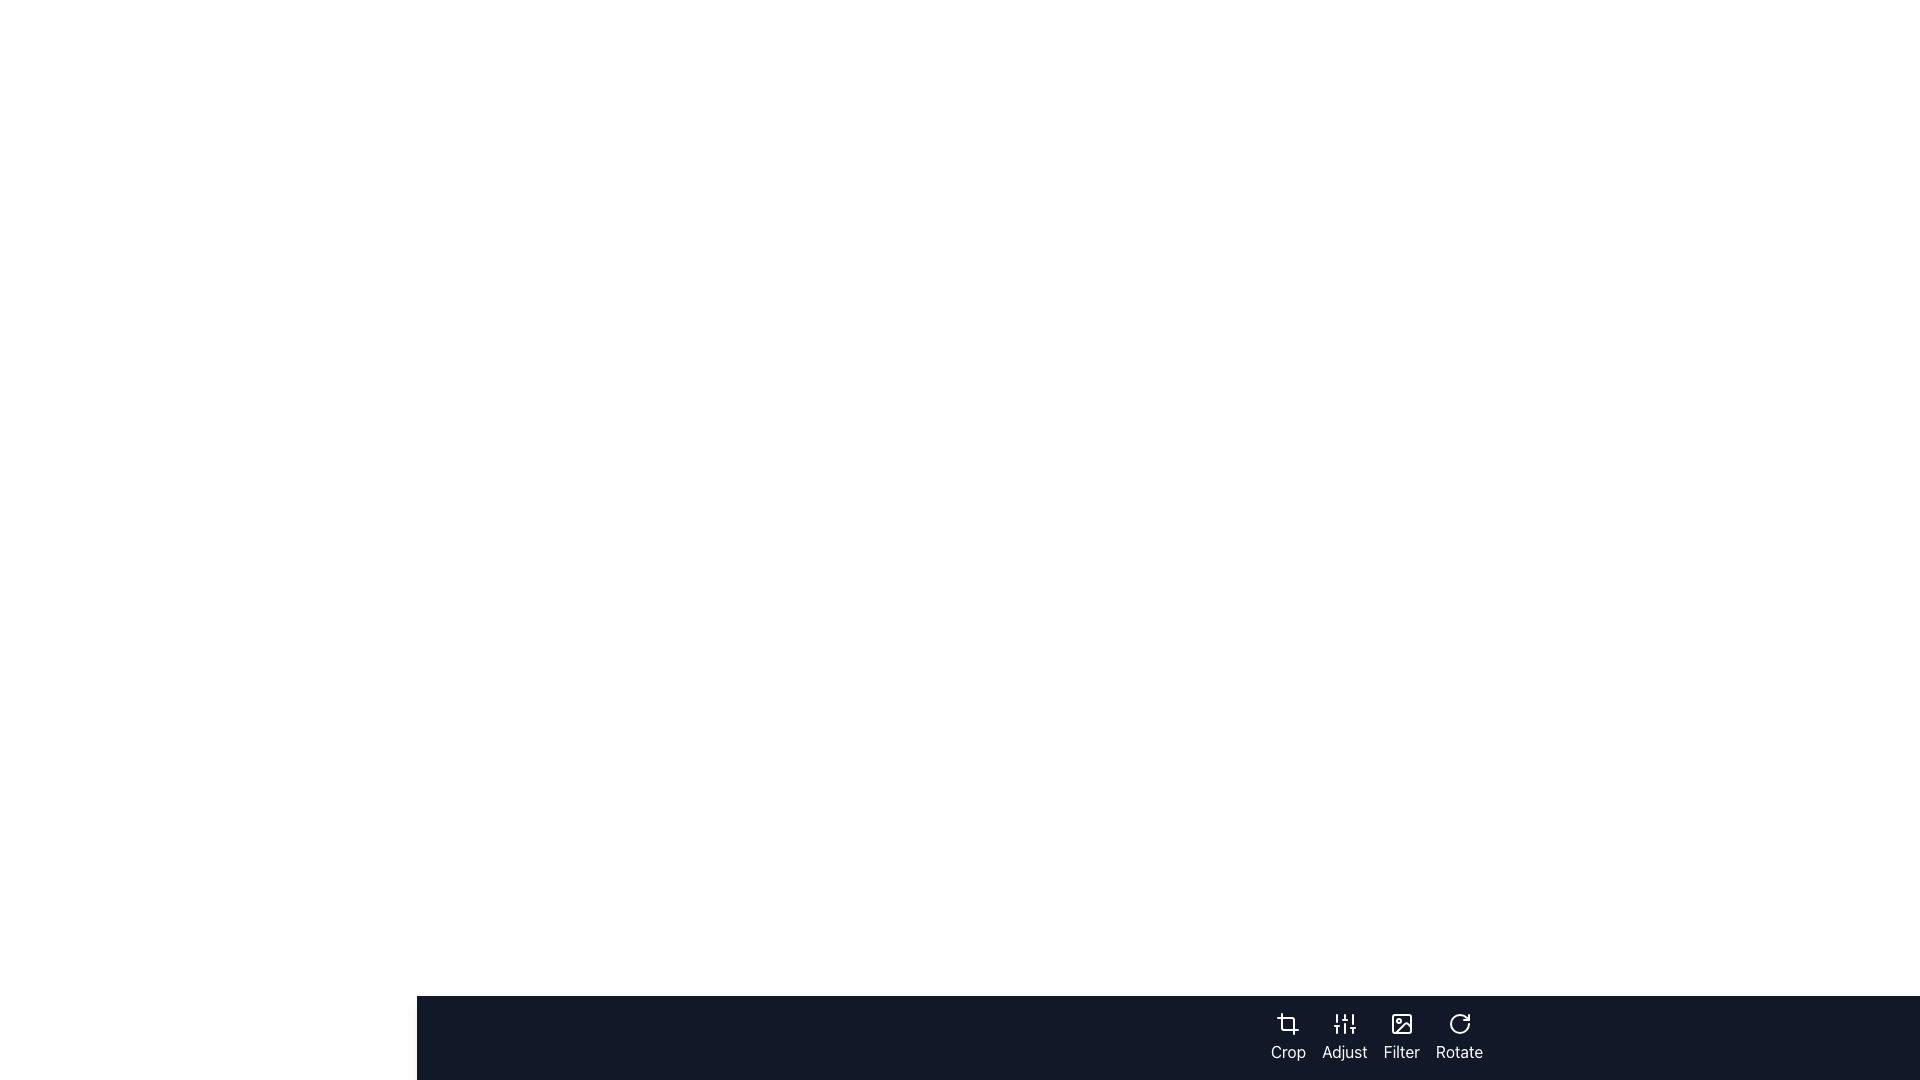  I want to click on the 'Crop' button, which features a cropping icon and a white text label on a dark background, located at the bottom center of the interface, so click(1288, 1036).